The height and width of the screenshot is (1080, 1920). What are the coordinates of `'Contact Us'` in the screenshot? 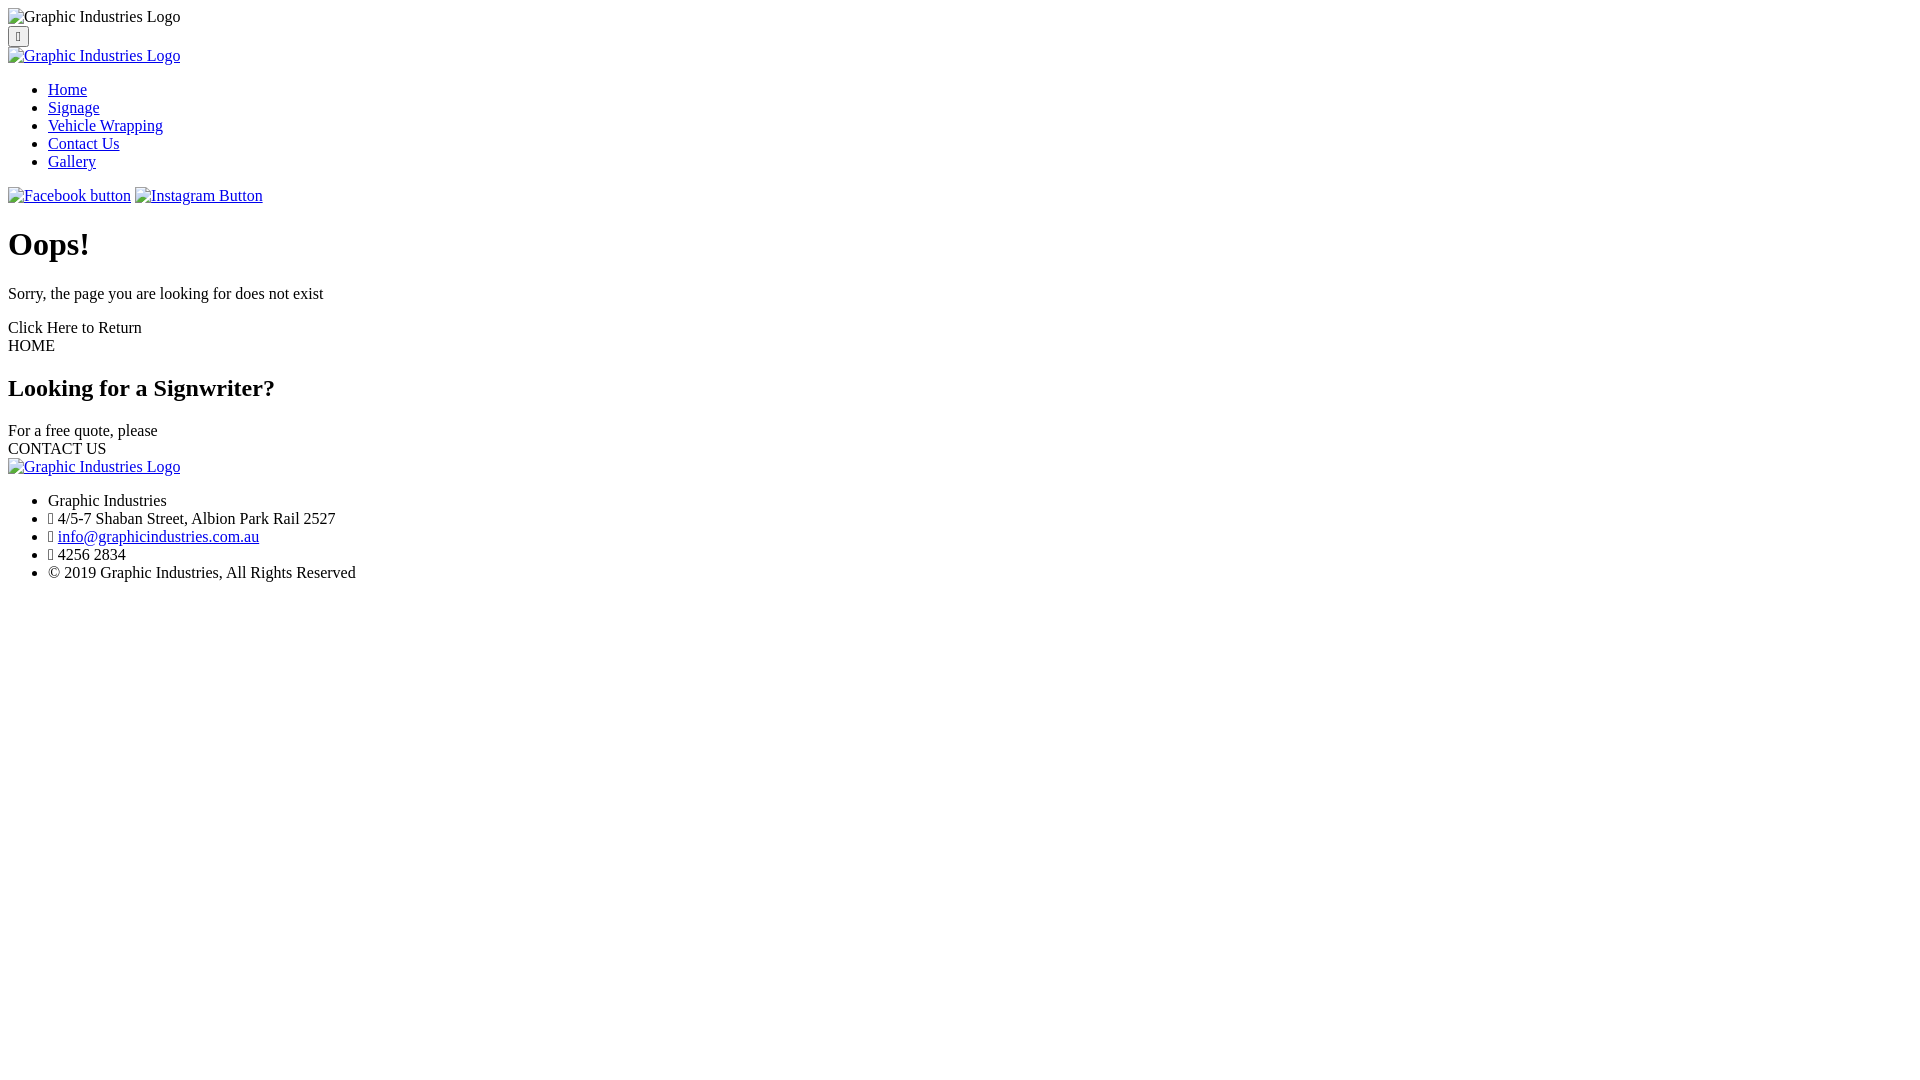 It's located at (48, 142).